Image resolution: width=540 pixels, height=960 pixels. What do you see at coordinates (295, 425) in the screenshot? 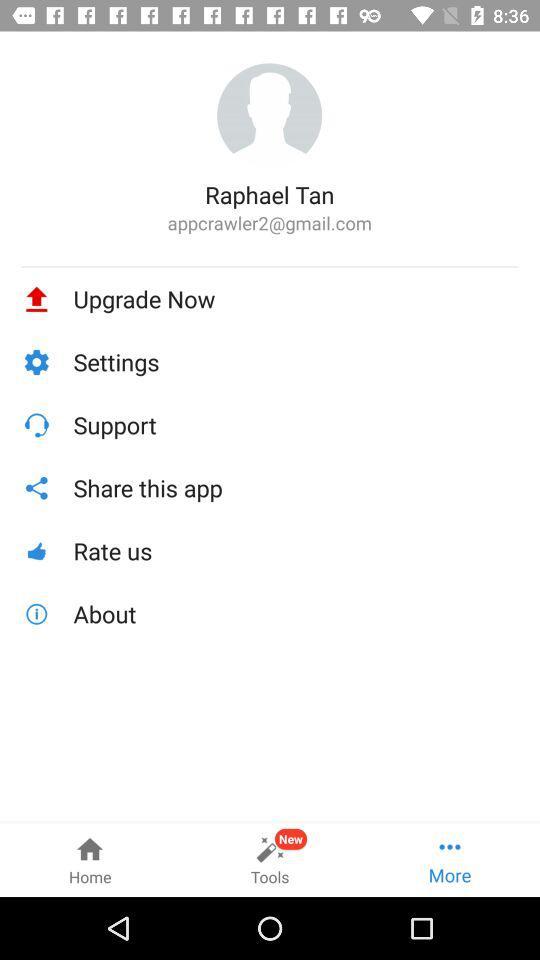
I see `item above share this app` at bounding box center [295, 425].